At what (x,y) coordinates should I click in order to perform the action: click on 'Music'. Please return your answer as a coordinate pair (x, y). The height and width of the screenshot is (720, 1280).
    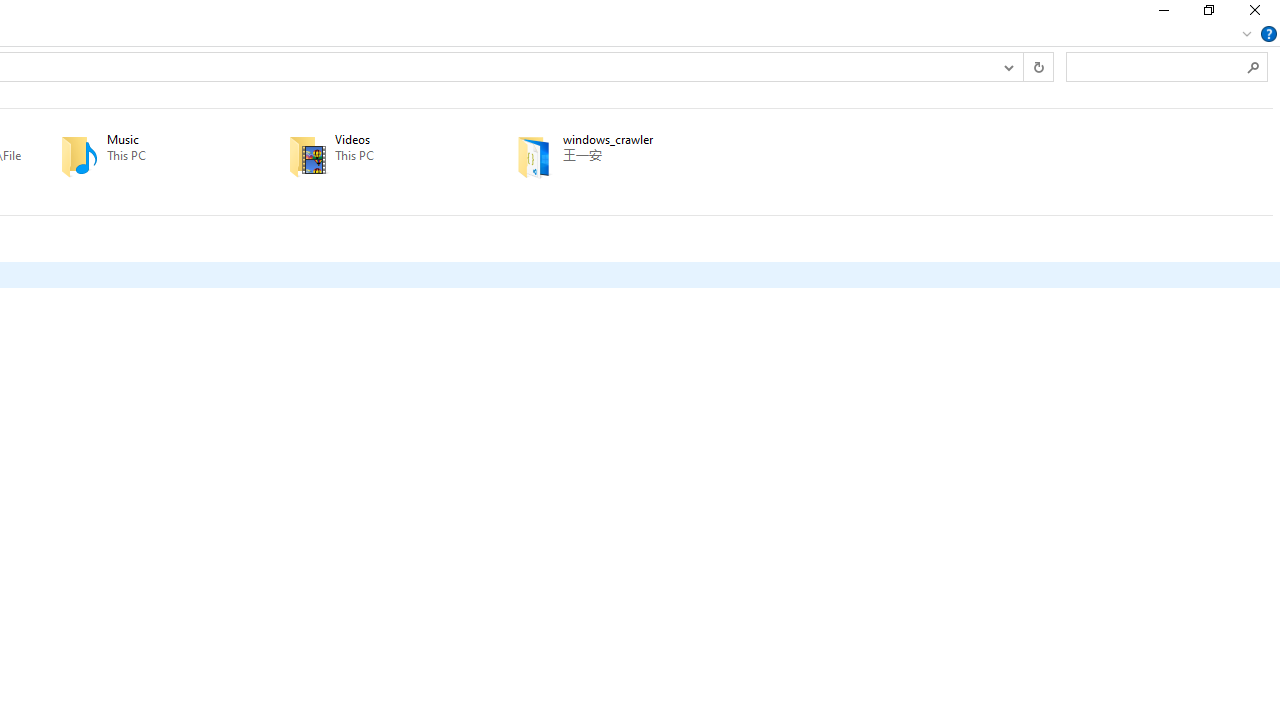
    Looking at the image, I should click on (145, 155).